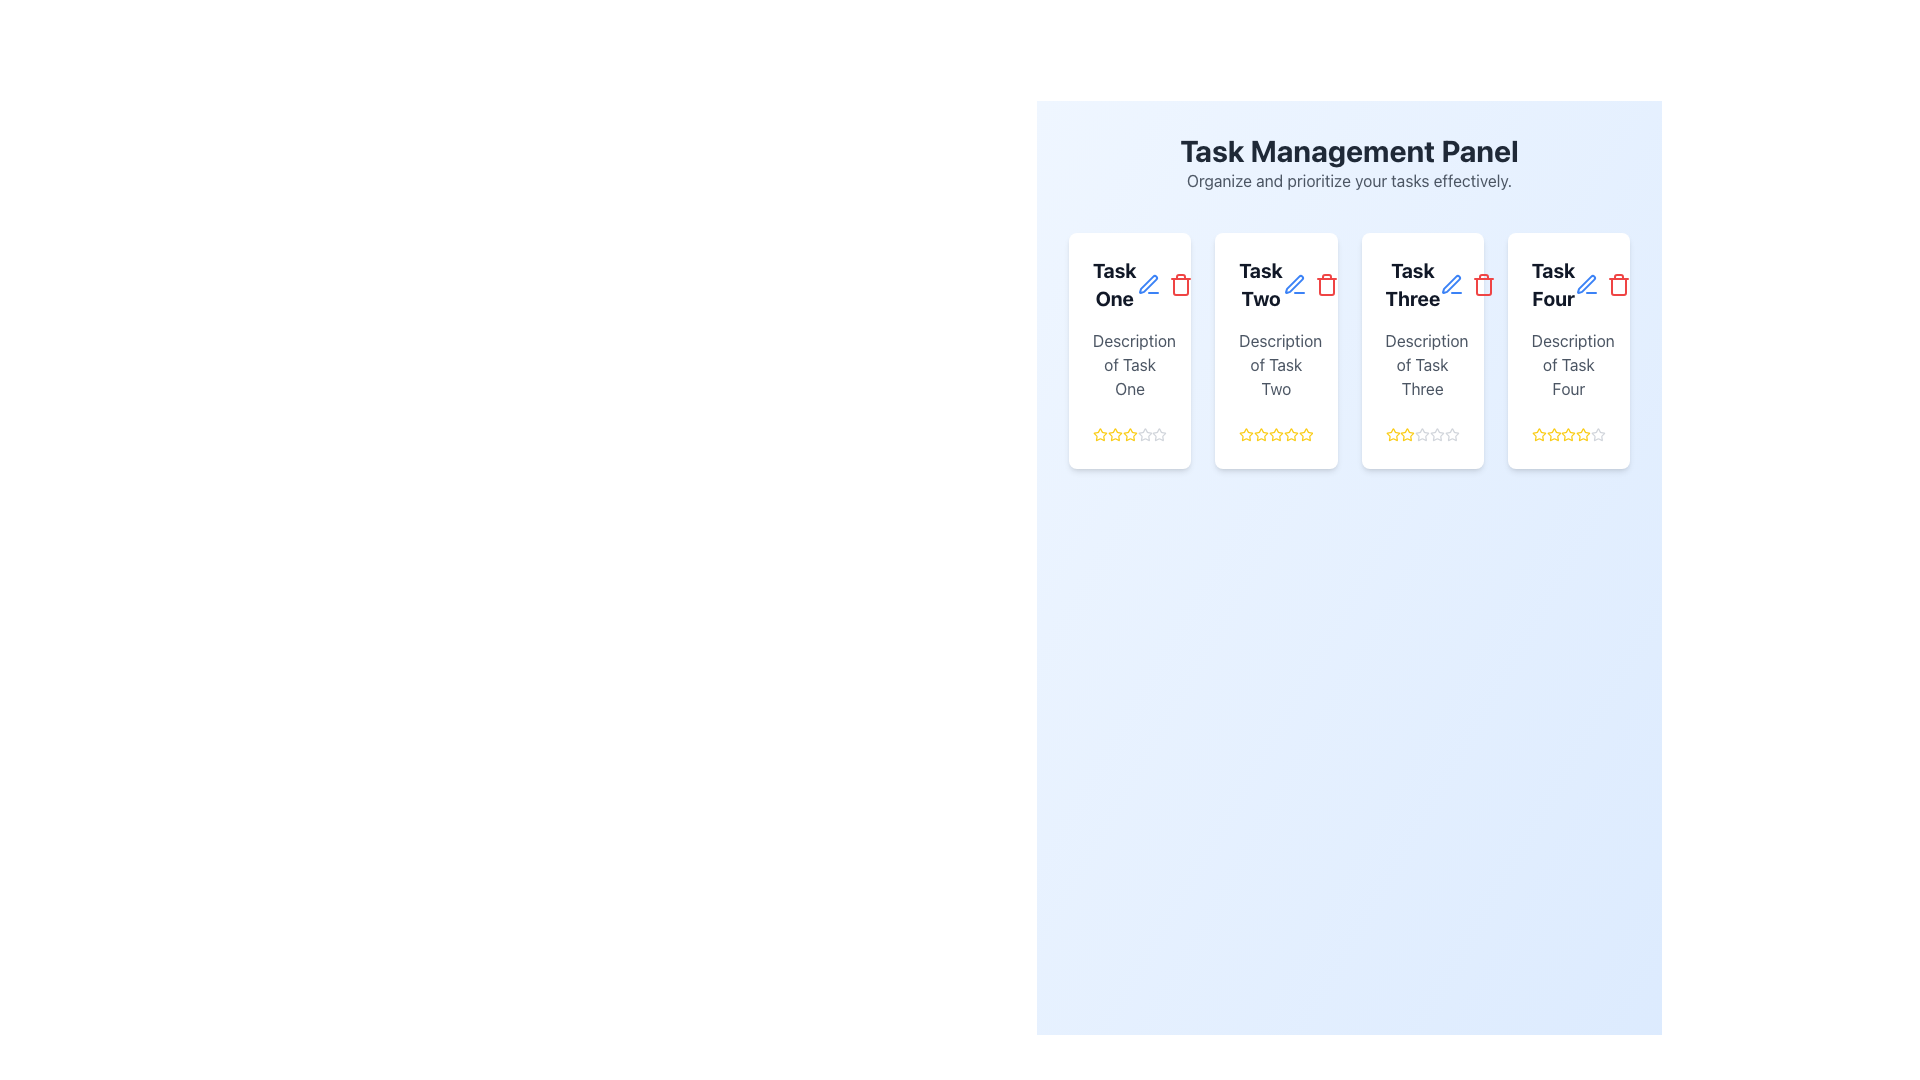 Image resolution: width=1920 pixels, height=1080 pixels. Describe the element at coordinates (1349, 181) in the screenshot. I see `the descriptive text located directly below the 'Task Management Panel' title, which provides guidance about the features of the section` at that location.